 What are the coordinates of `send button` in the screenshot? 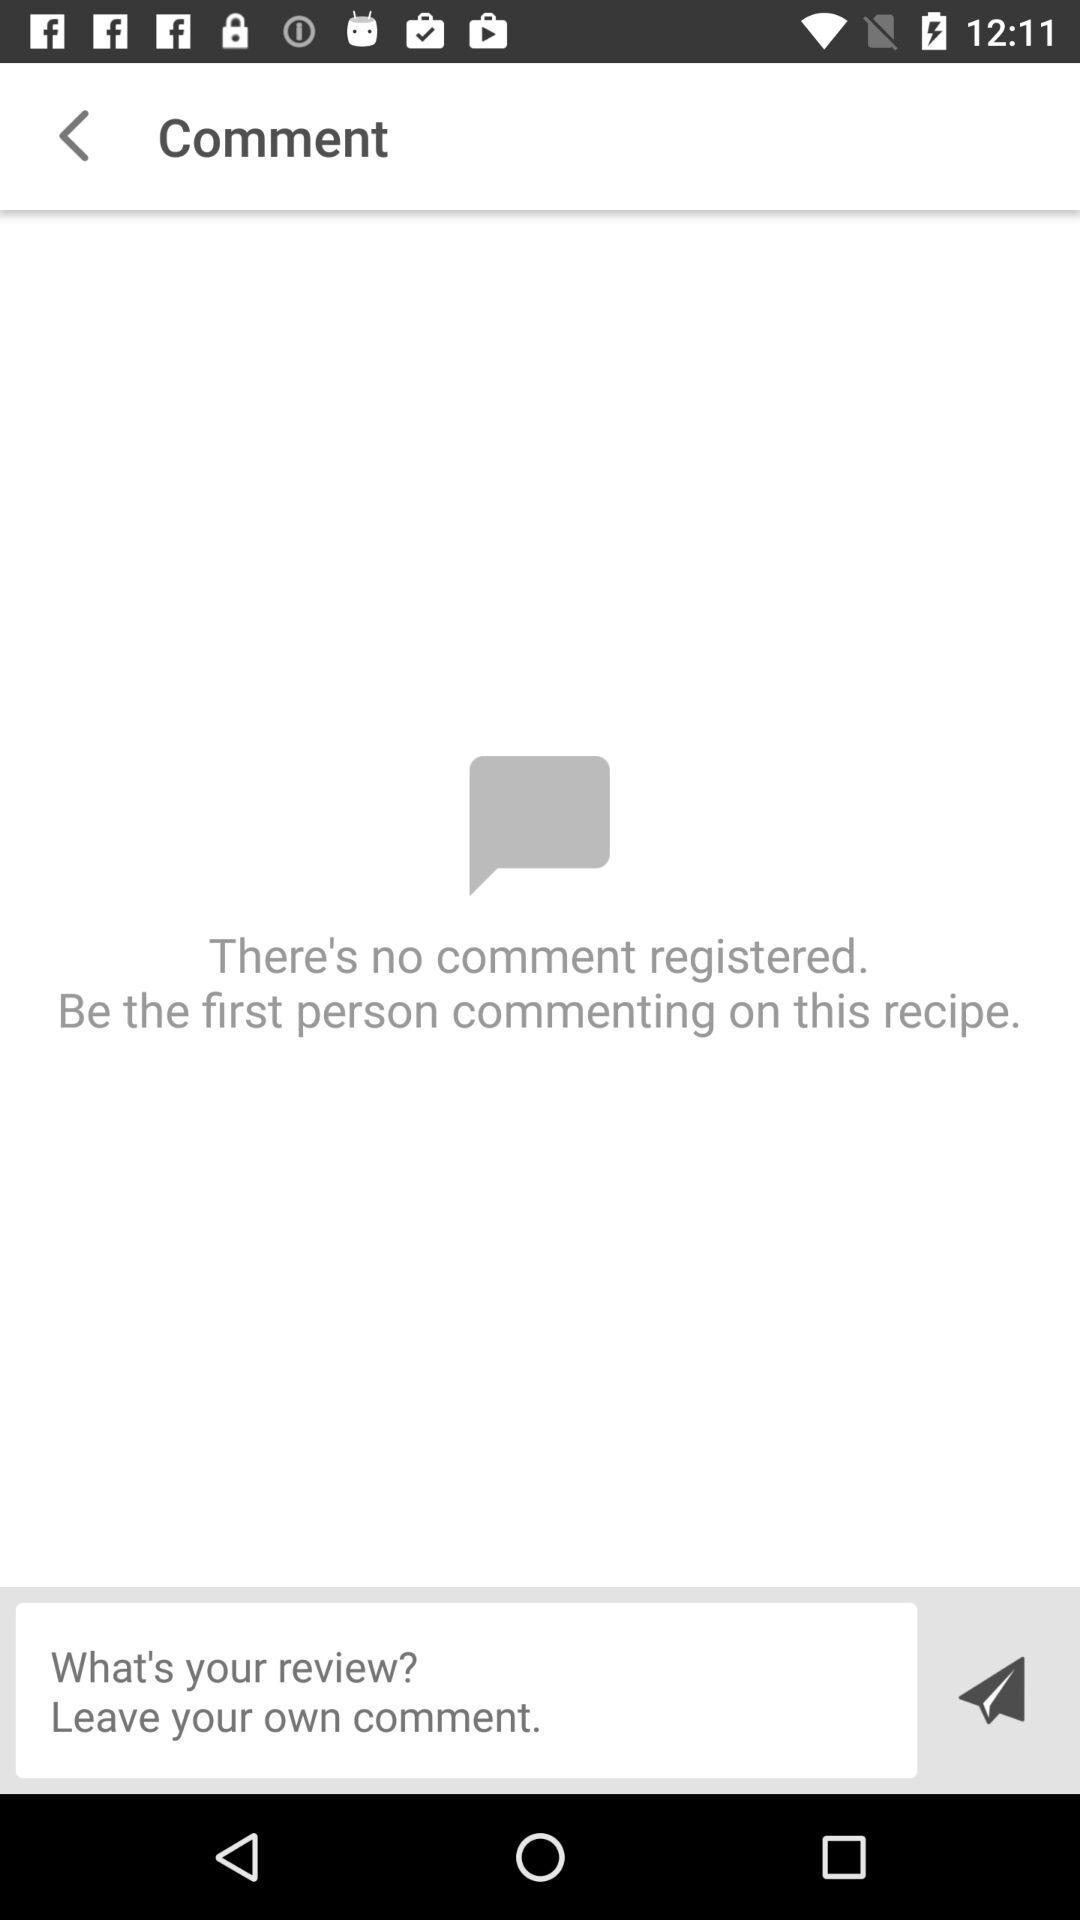 It's located at (990, 1689).